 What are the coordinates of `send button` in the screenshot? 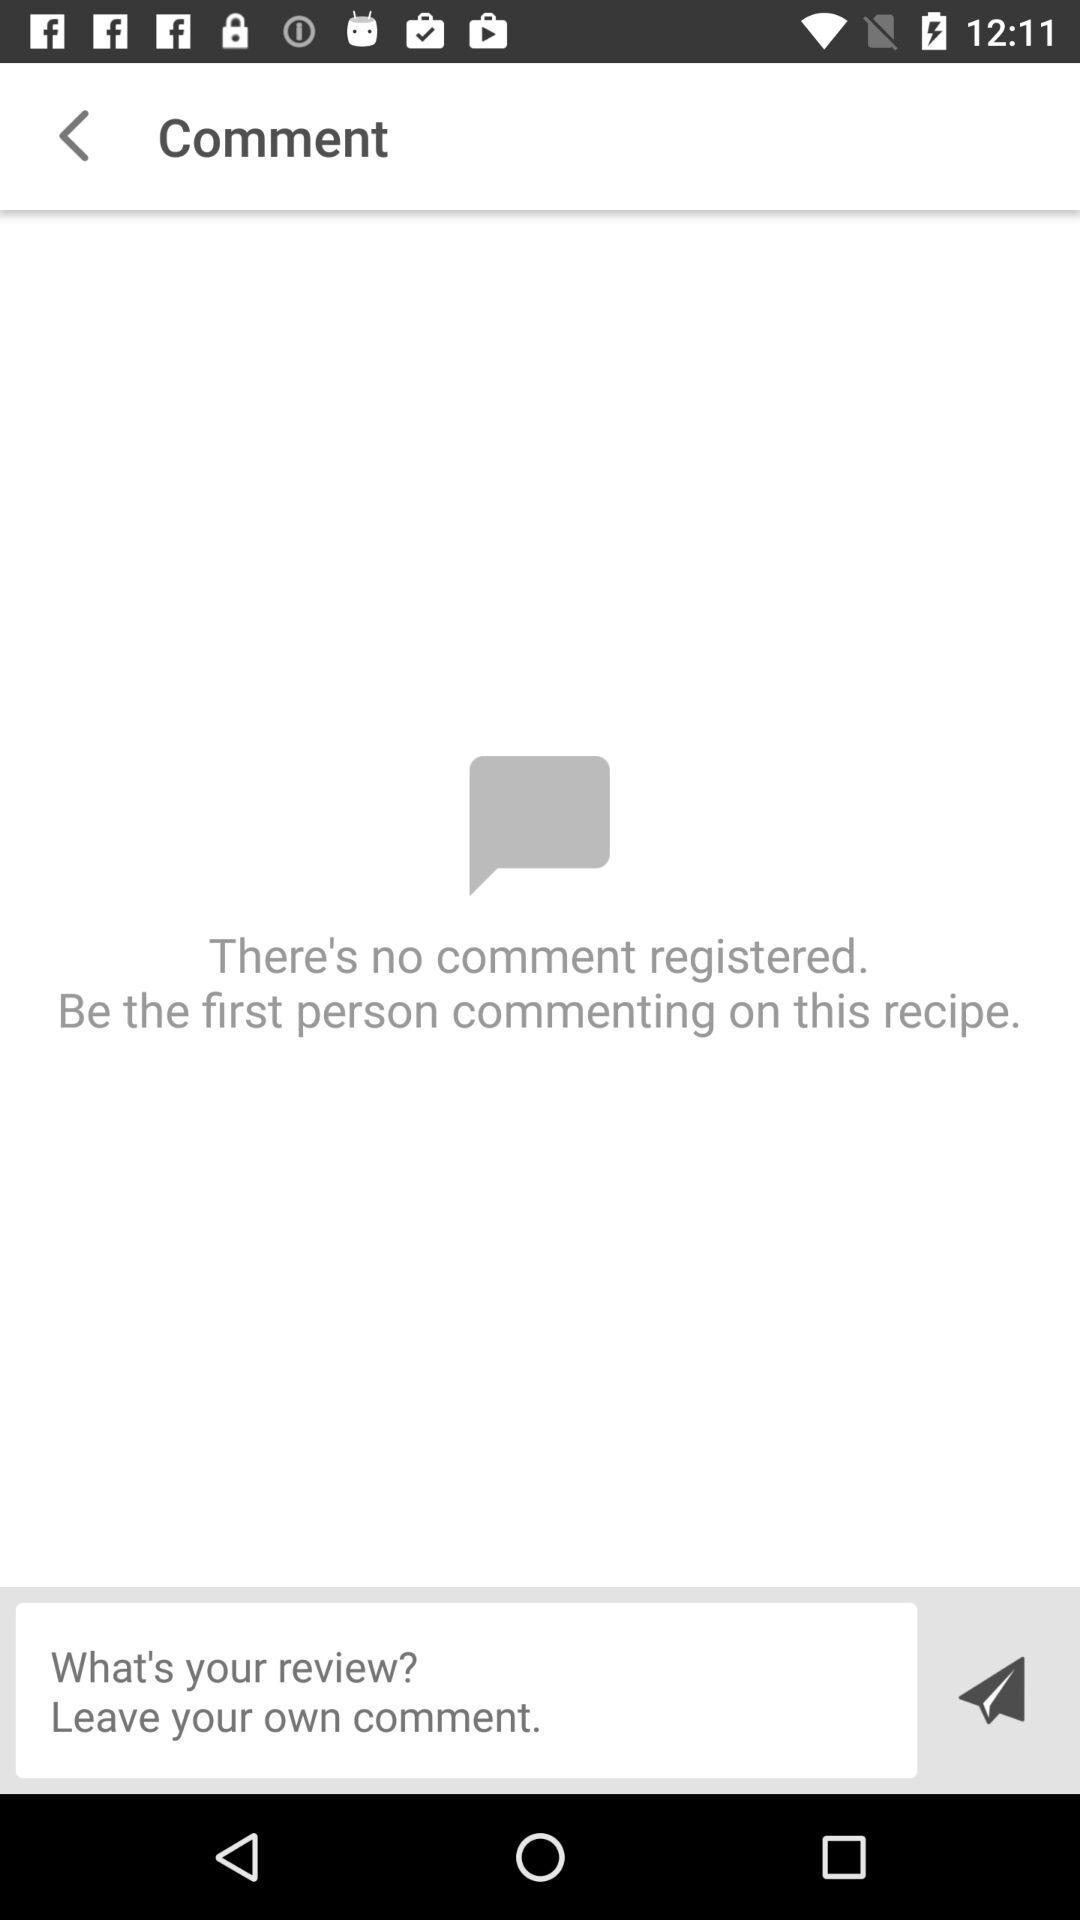 It's located at (990, 1689).